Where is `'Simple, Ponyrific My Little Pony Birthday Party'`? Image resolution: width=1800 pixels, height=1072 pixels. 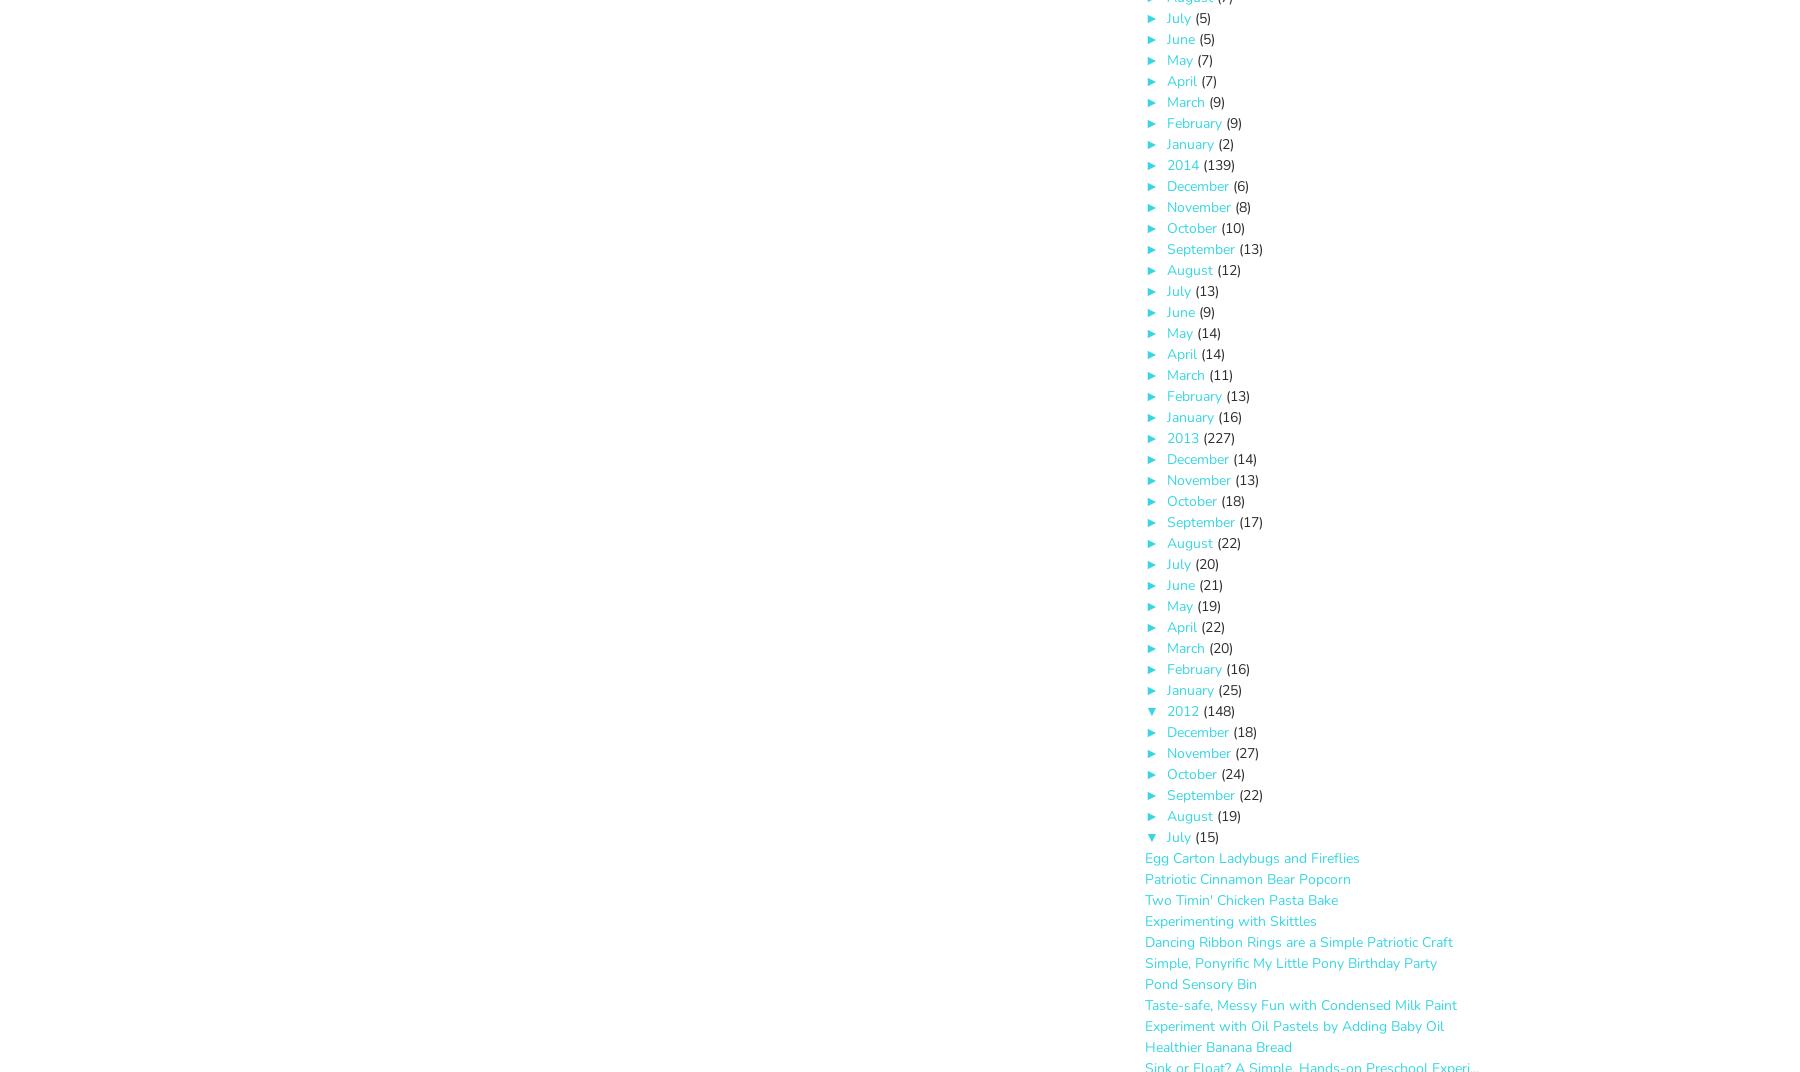 'Simple, Ponyrific My Little Pony Birthday Party' is located at coordinates (1290, 962).